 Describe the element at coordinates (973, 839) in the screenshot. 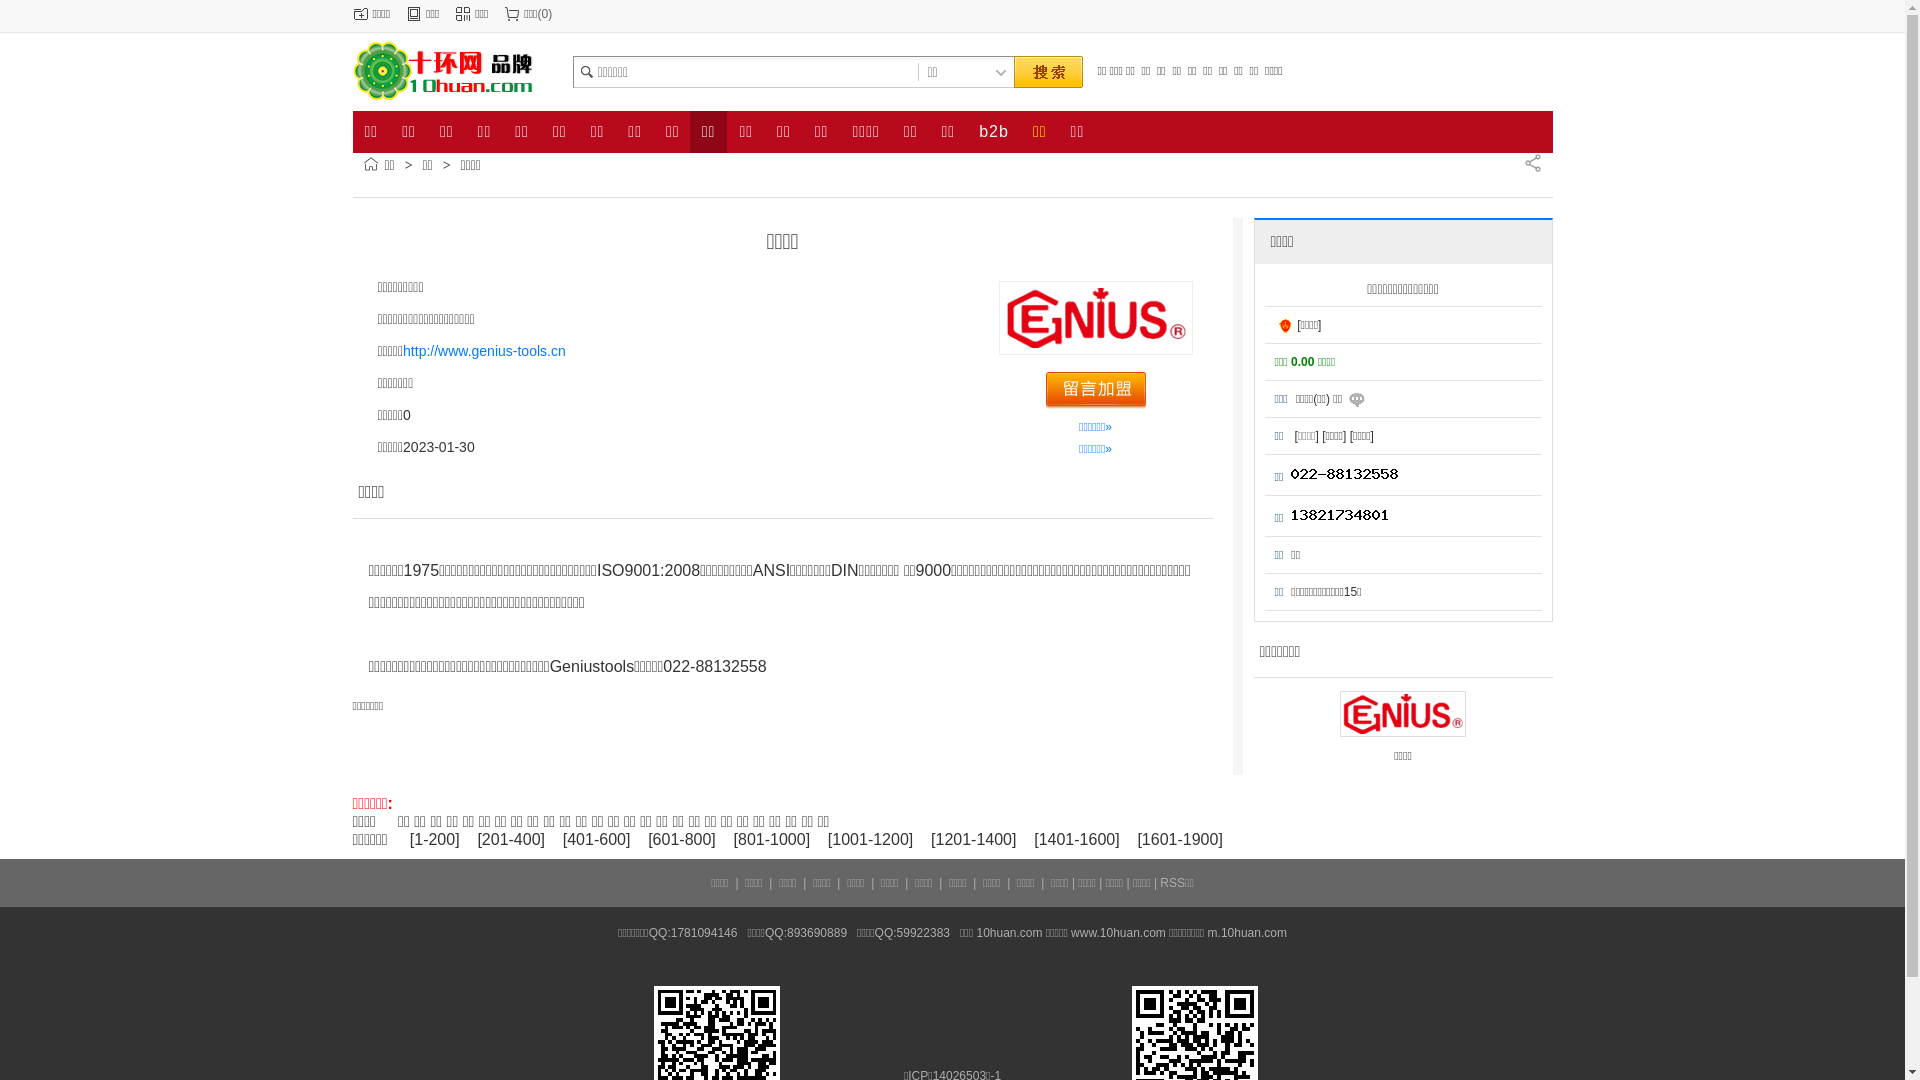

I see `'1201-1400'` at that location.